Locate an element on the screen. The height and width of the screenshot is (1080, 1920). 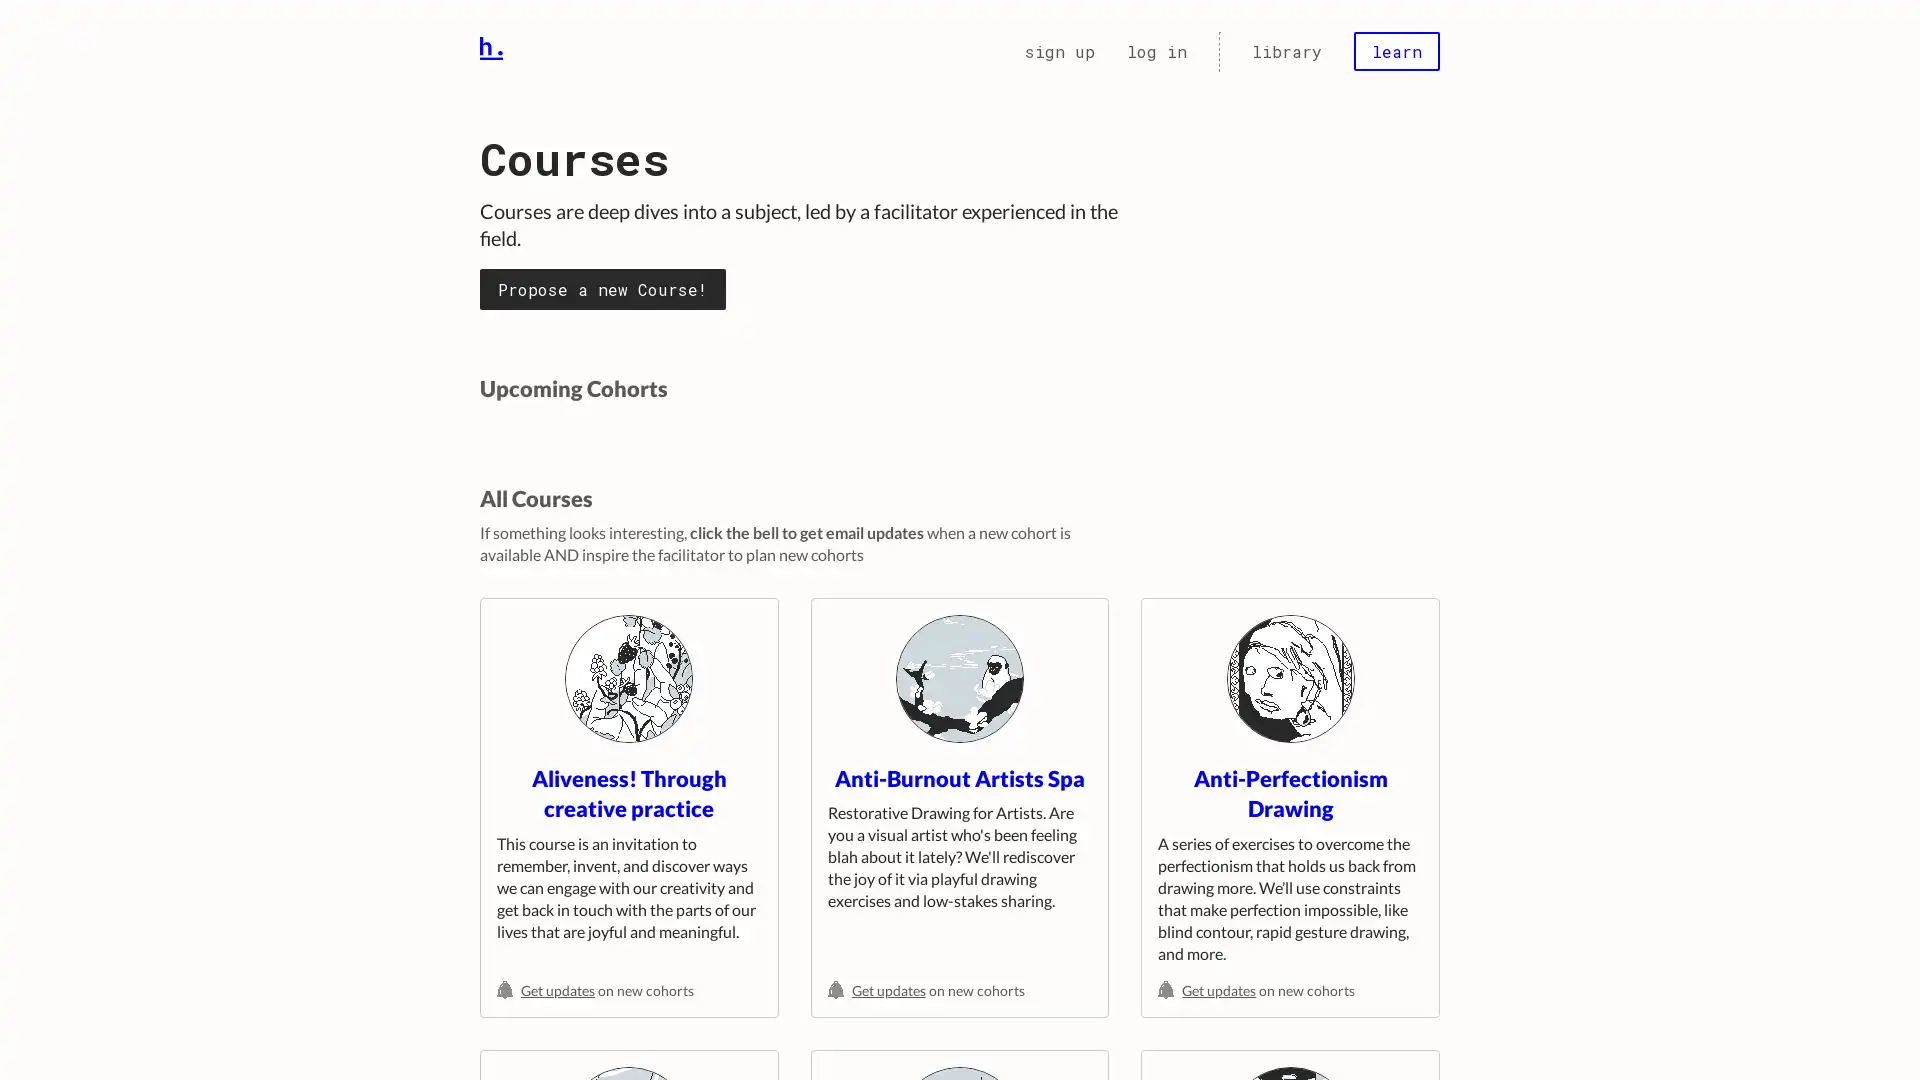
Get updates on new cohorts is located at coordinates (1290, 990).